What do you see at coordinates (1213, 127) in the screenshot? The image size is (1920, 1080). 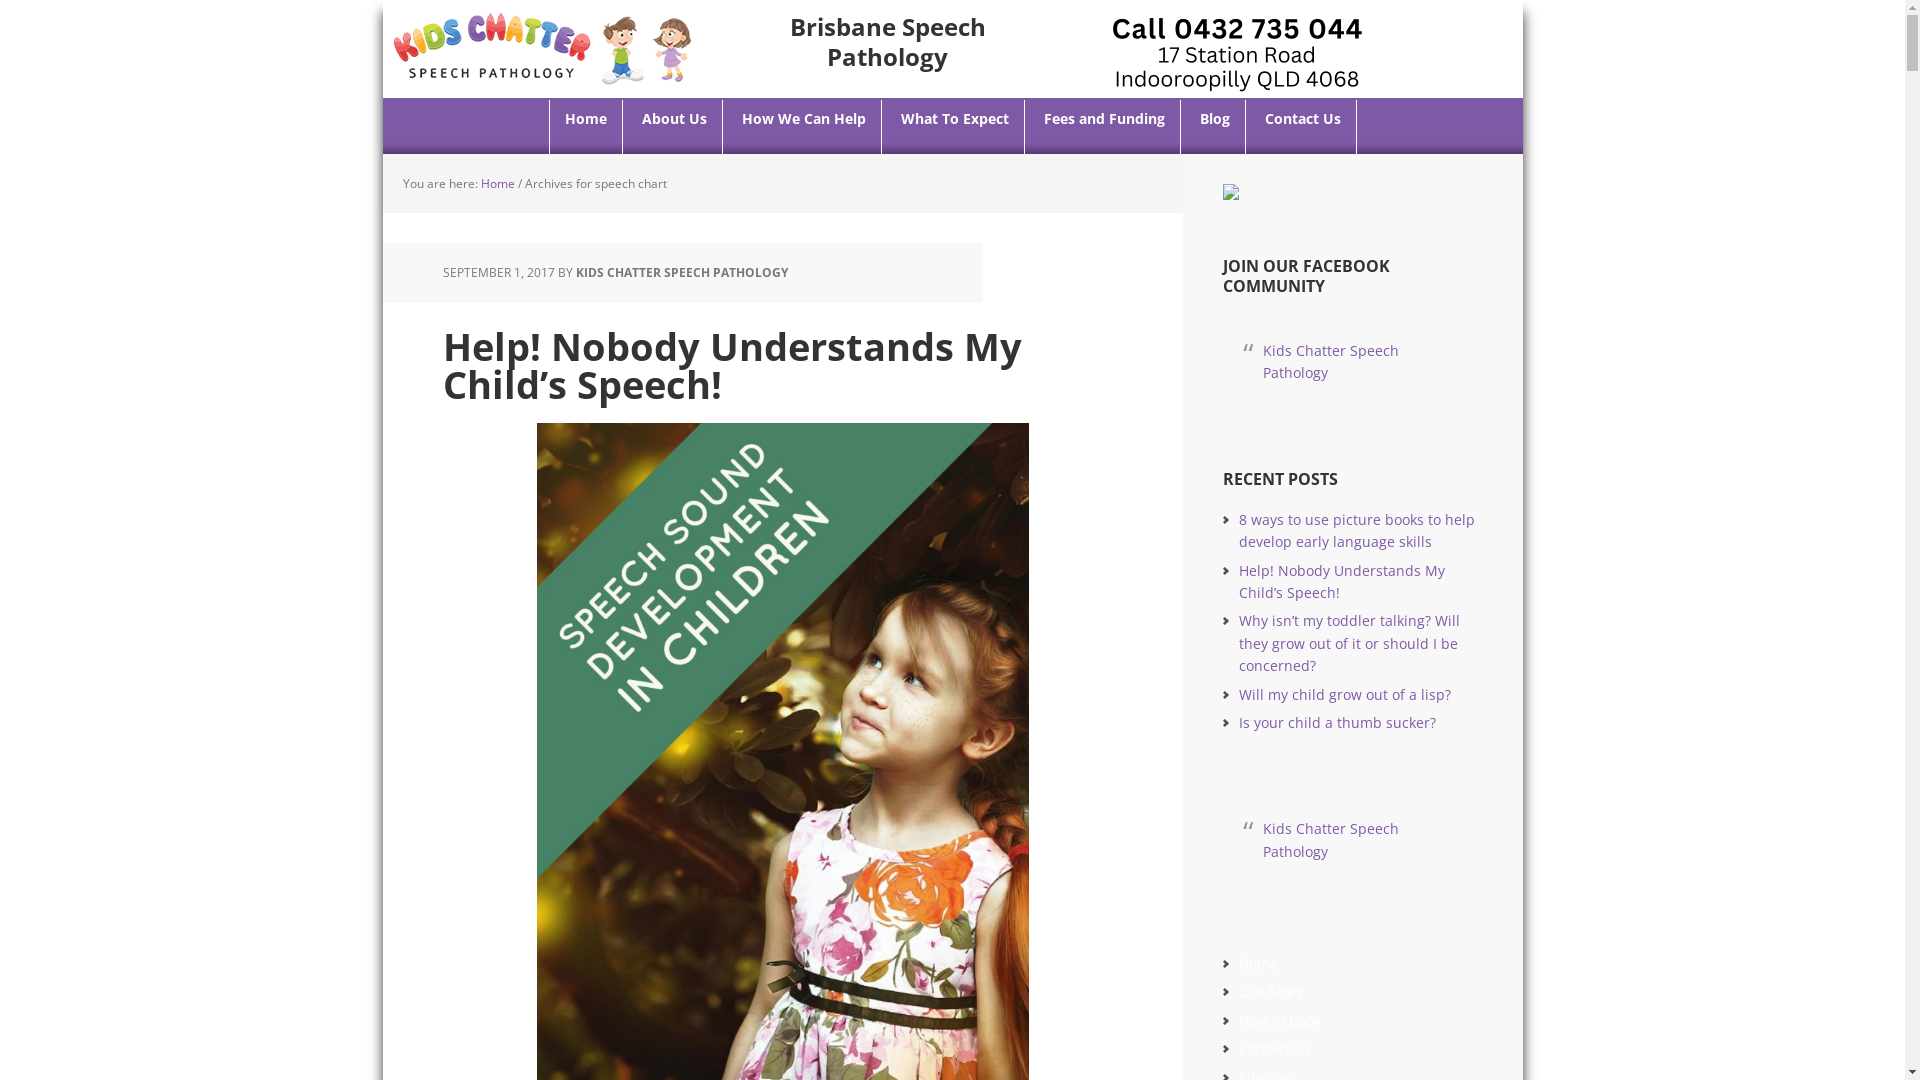 I see `'Blog'` at bounding box center [1213, 127].